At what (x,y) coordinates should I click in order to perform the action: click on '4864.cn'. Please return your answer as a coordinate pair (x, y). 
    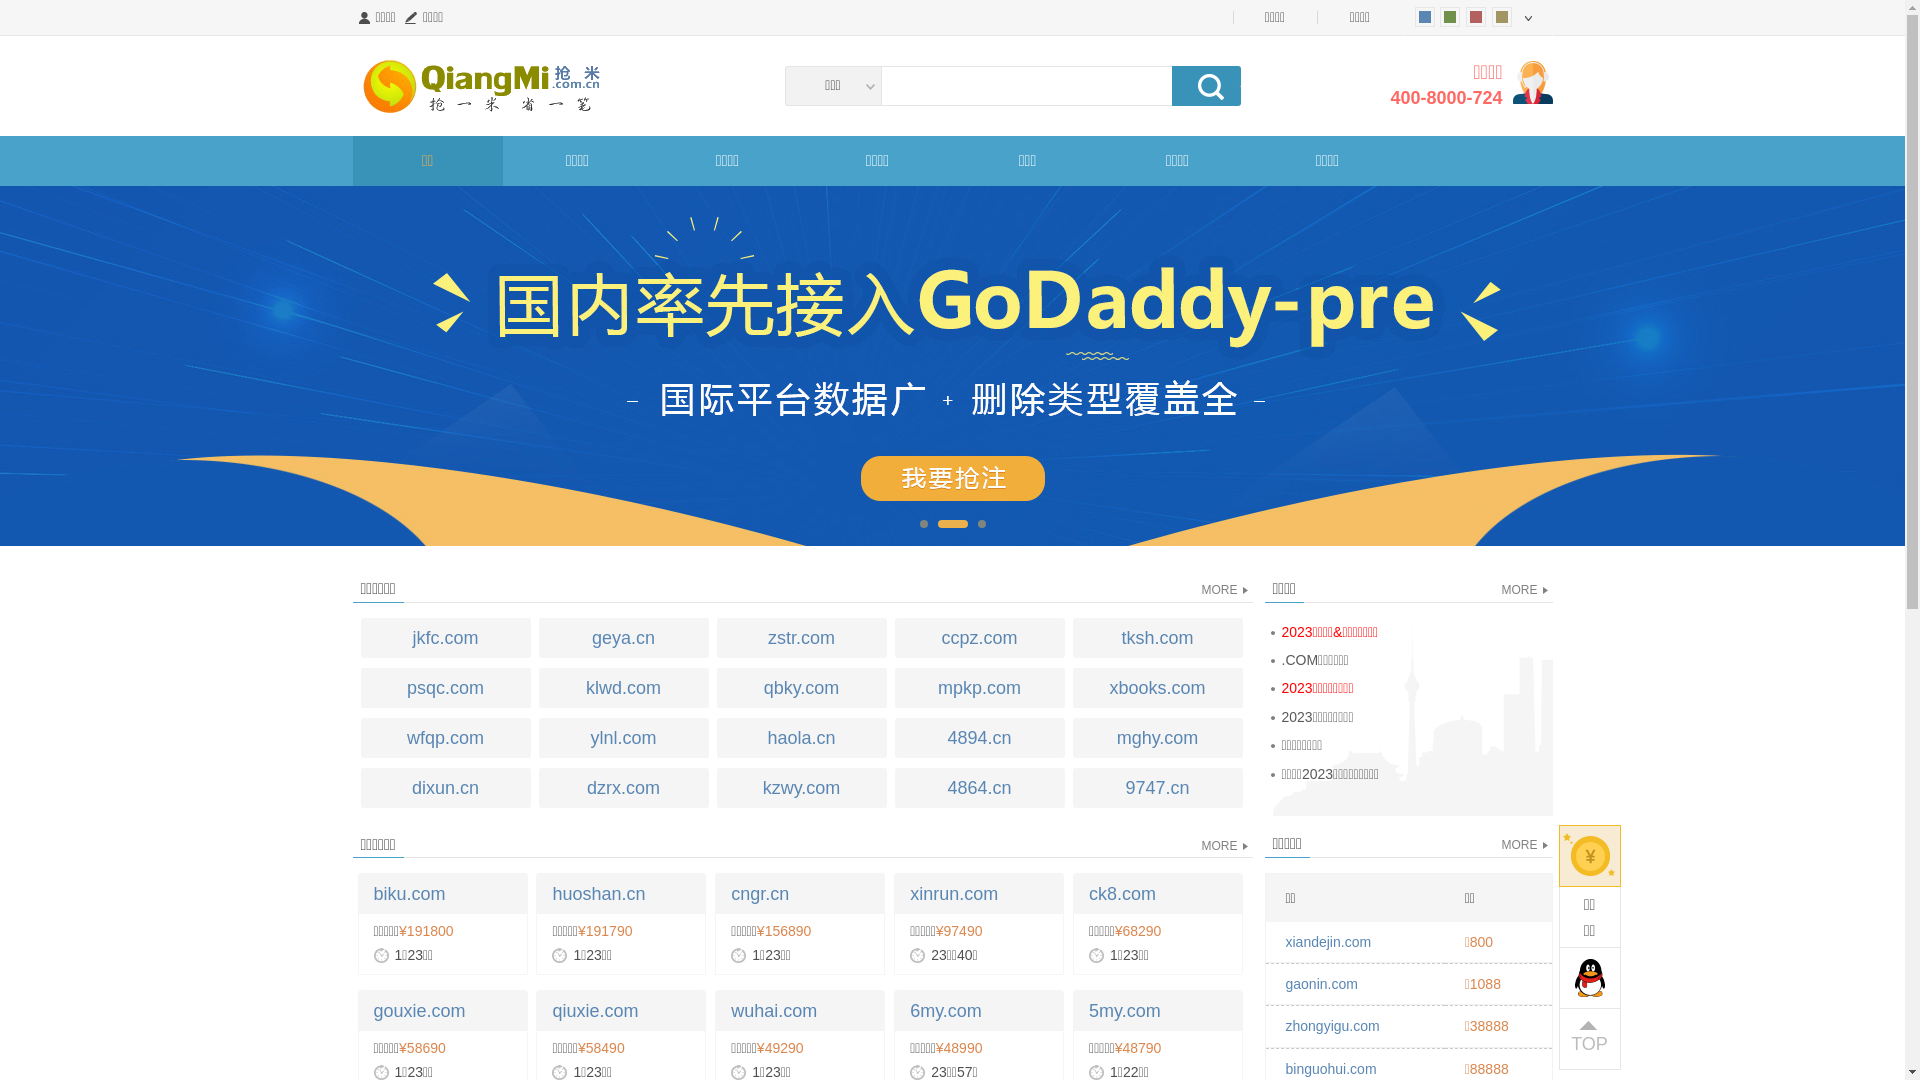
    Looking at the image, I should click on (979, 786).